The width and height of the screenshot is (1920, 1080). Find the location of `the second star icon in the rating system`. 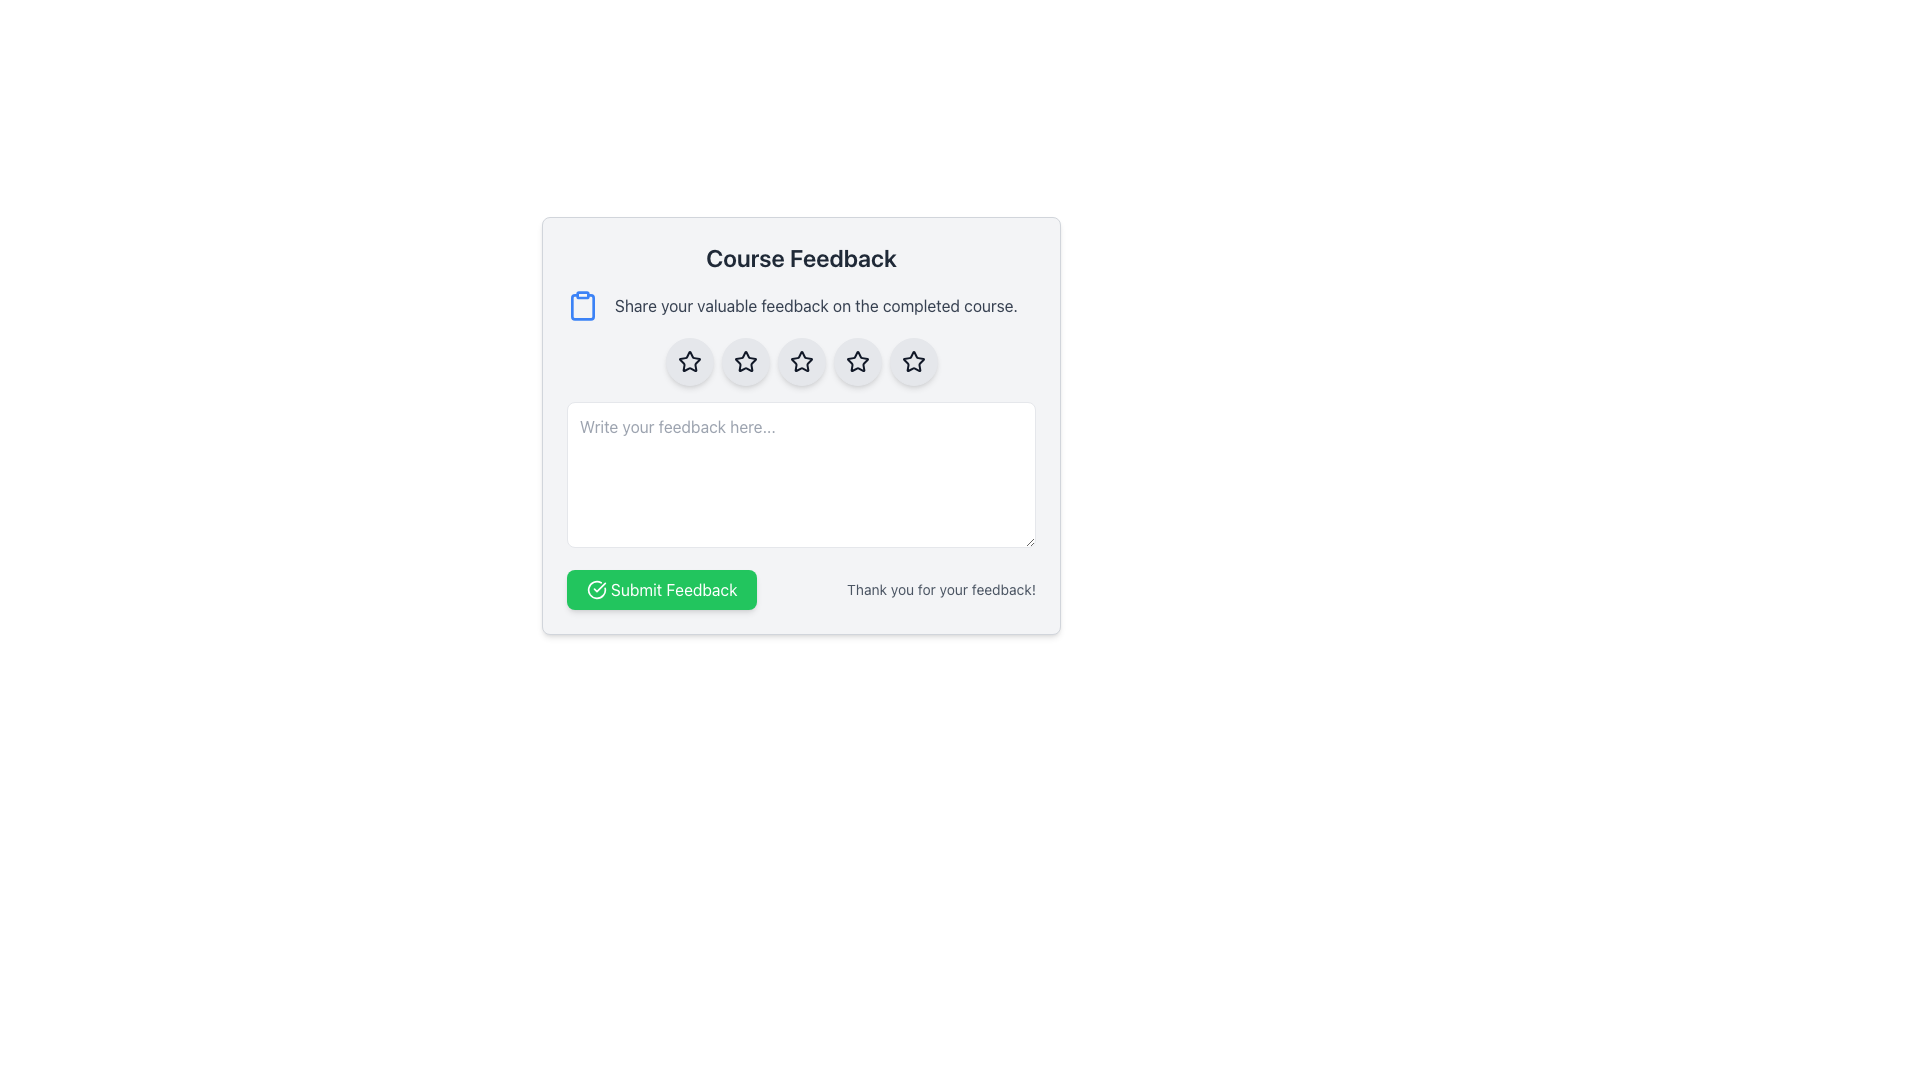

the second star icon in the rating system is located at coordinates (801, 362).